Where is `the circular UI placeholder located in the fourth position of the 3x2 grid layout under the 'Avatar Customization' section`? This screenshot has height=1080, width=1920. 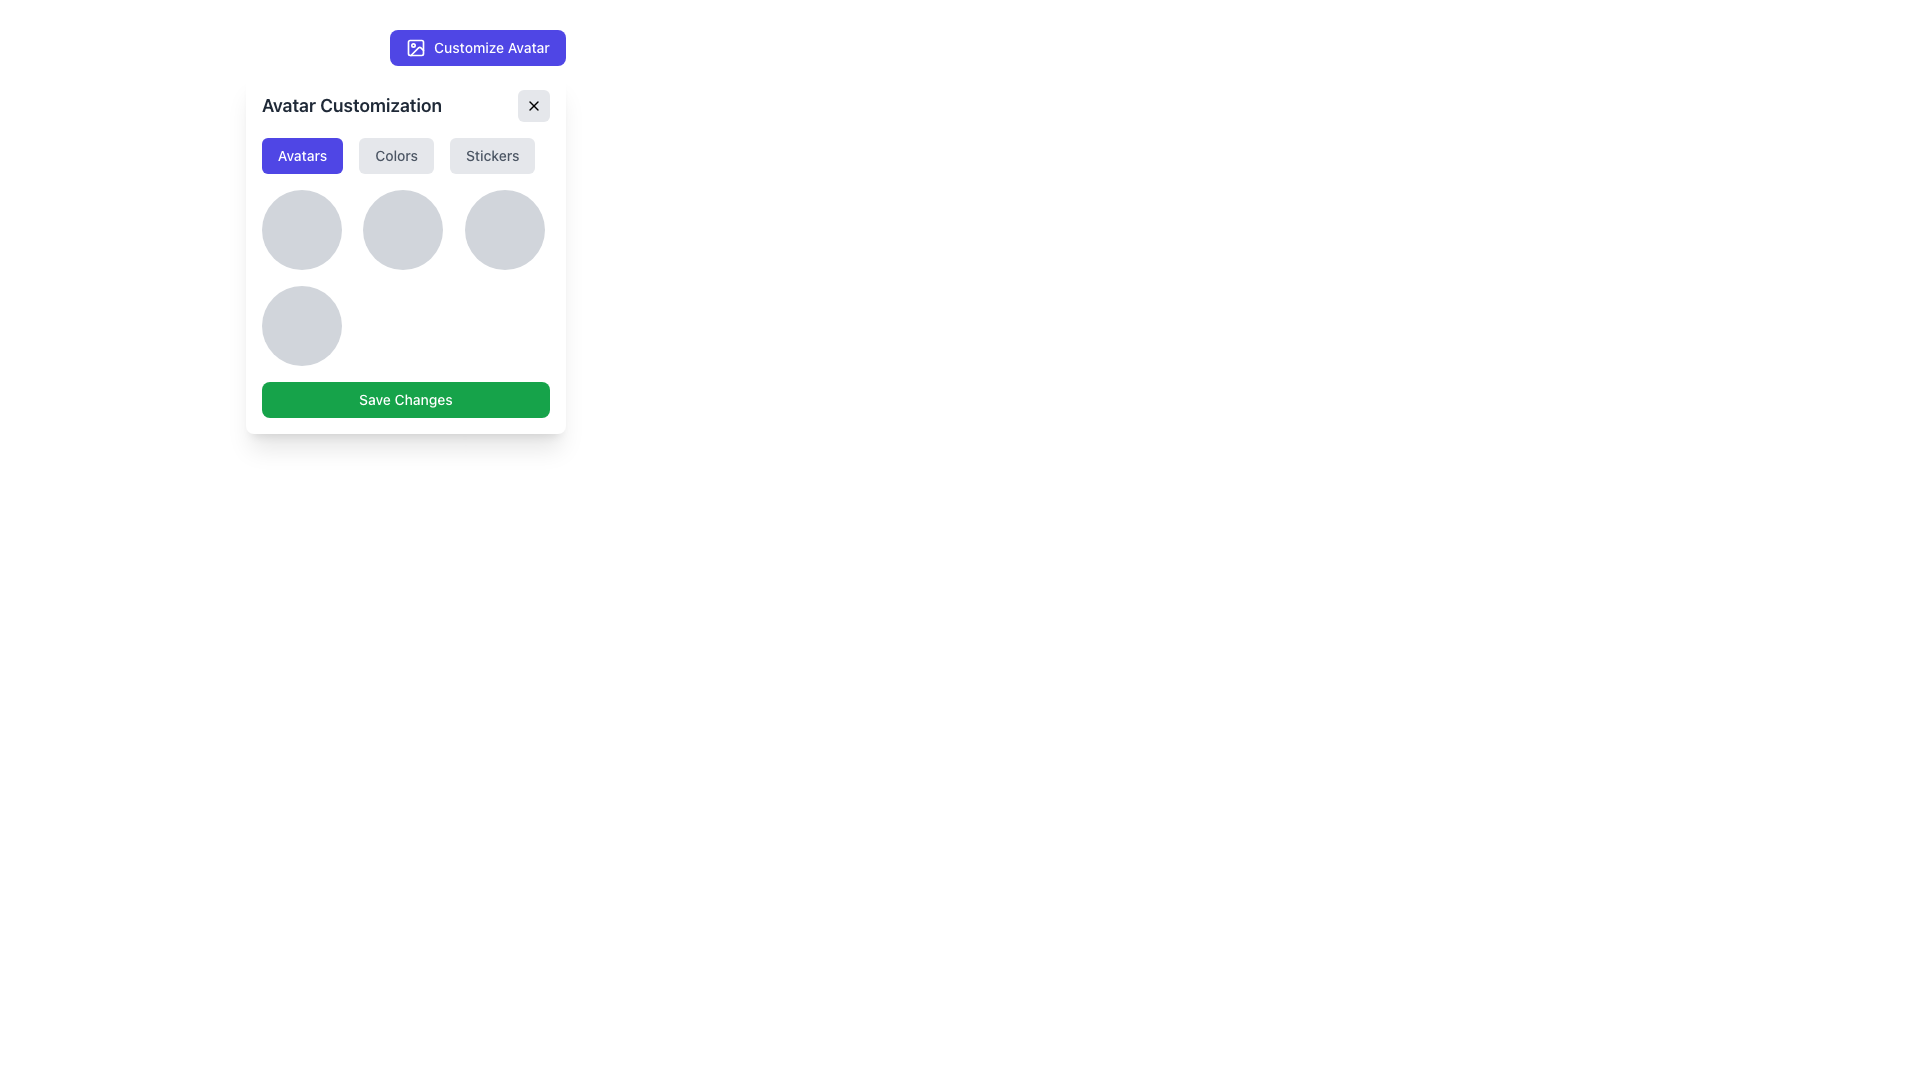
the circular UI placeholder located in the fourth position of the 3x2 grid layout under the 'Avatar Customization' section is located at coordinates (300, 325).